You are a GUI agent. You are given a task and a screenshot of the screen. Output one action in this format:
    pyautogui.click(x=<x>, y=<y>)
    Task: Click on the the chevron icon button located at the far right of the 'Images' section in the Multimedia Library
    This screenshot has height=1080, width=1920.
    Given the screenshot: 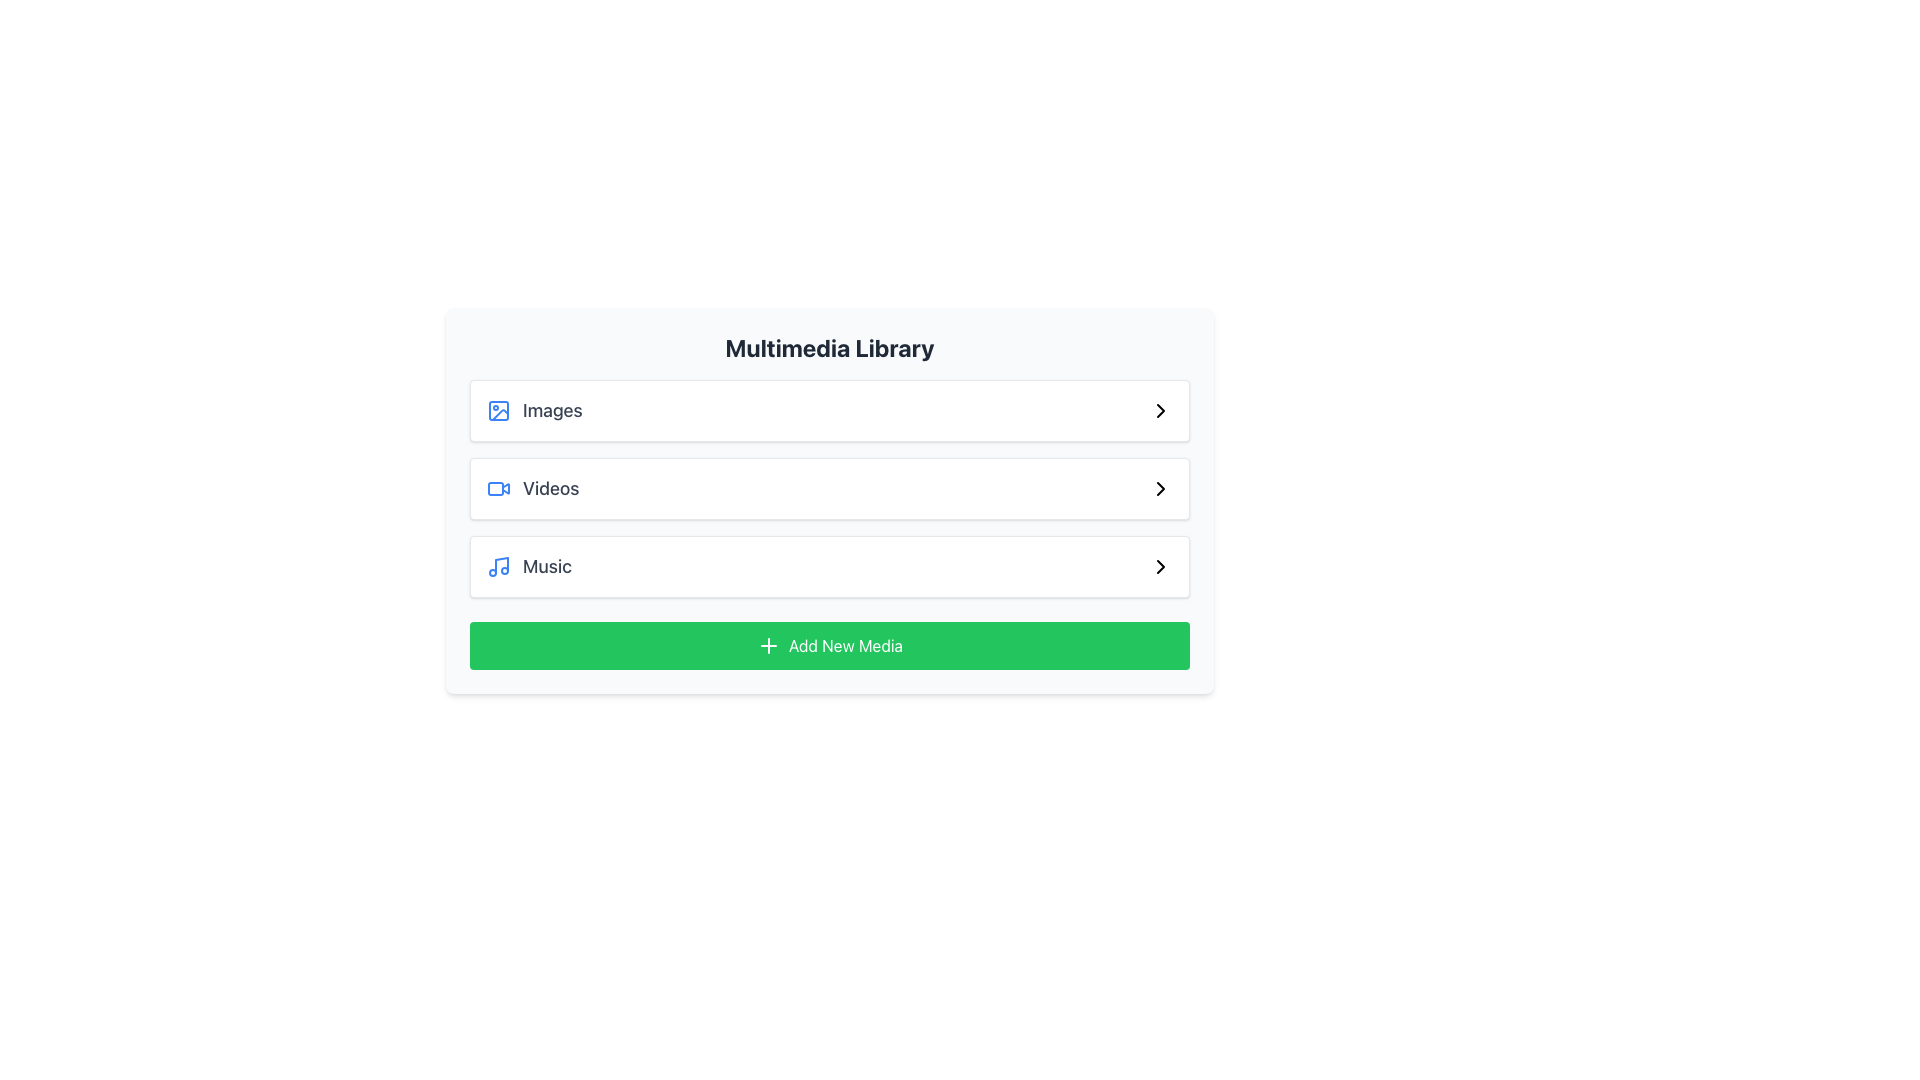 What is the action you would take?
    pyautogui.click(x=1161, y=410)
    